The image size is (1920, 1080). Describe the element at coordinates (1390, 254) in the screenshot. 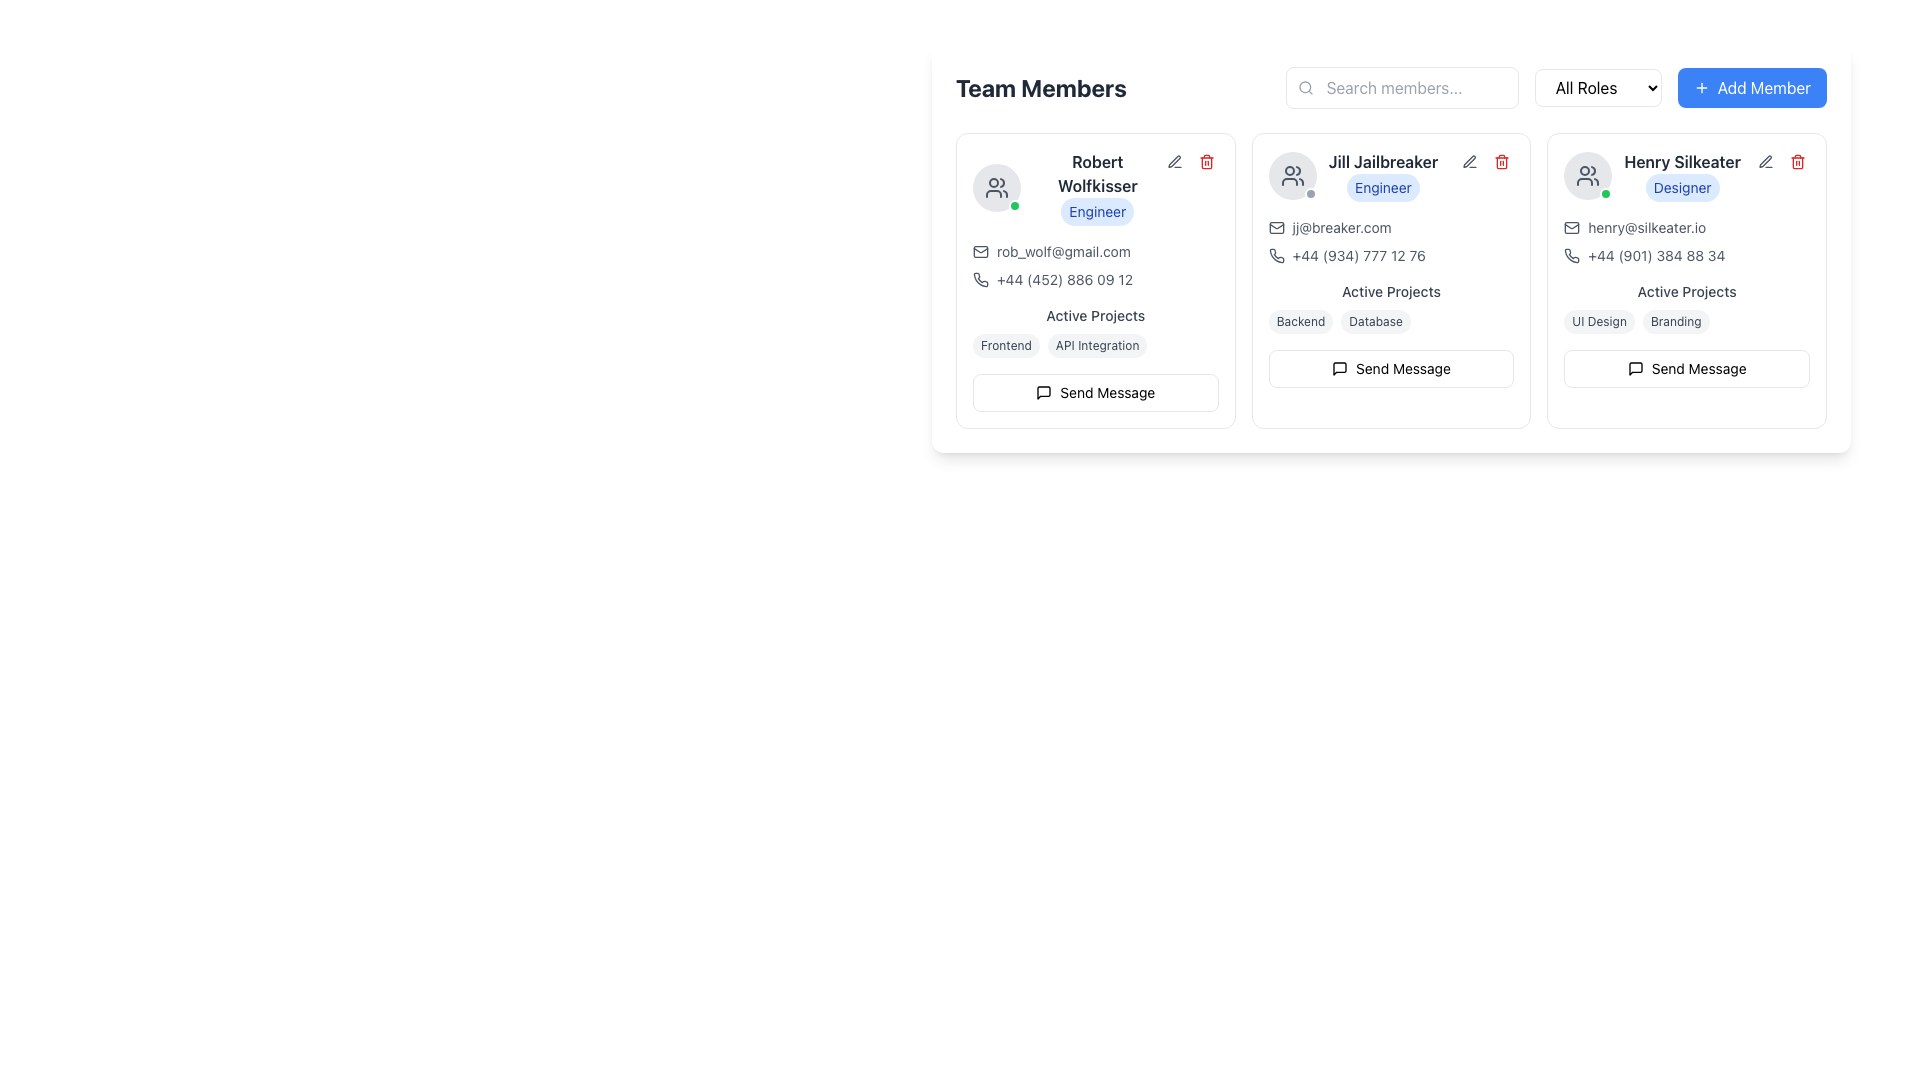

I see `the phone contact information element for 'Jill Jailbreaker', which is located in the lower section of the card, aligned to the left under the email address` at that location.